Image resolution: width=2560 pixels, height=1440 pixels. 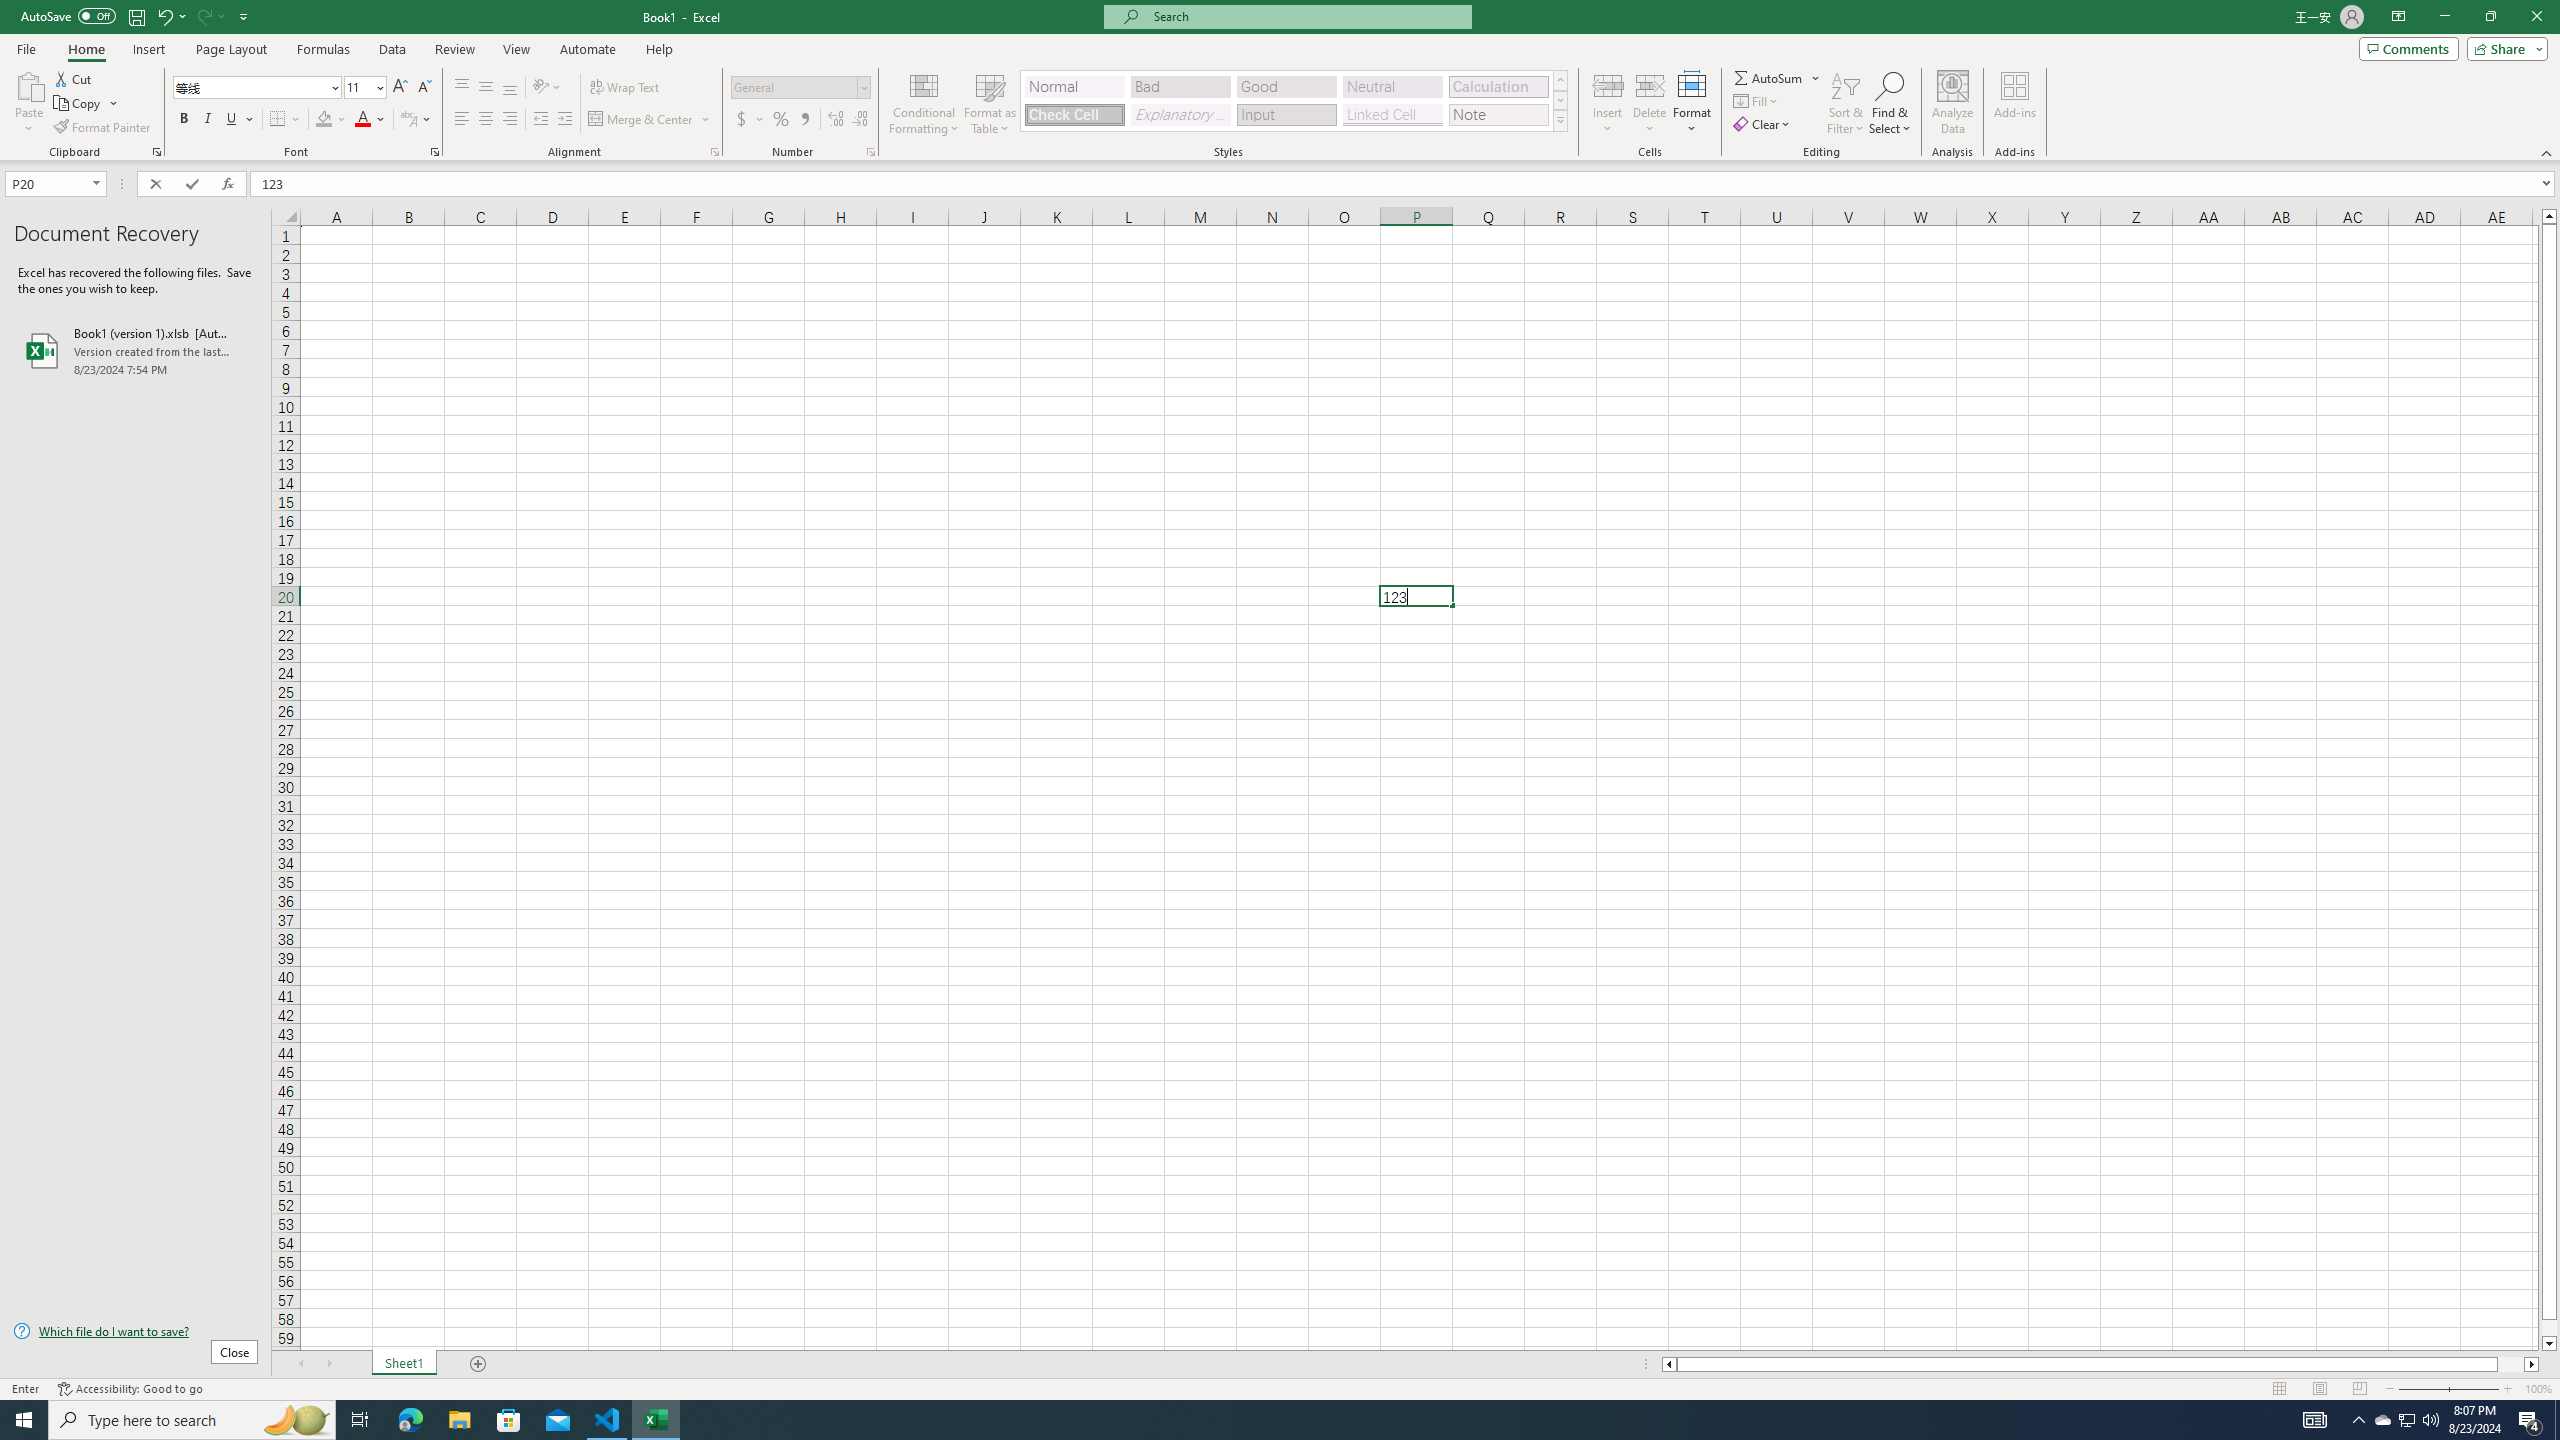 I want to click on 'Increase Decimal', so click(x=835, y=118).